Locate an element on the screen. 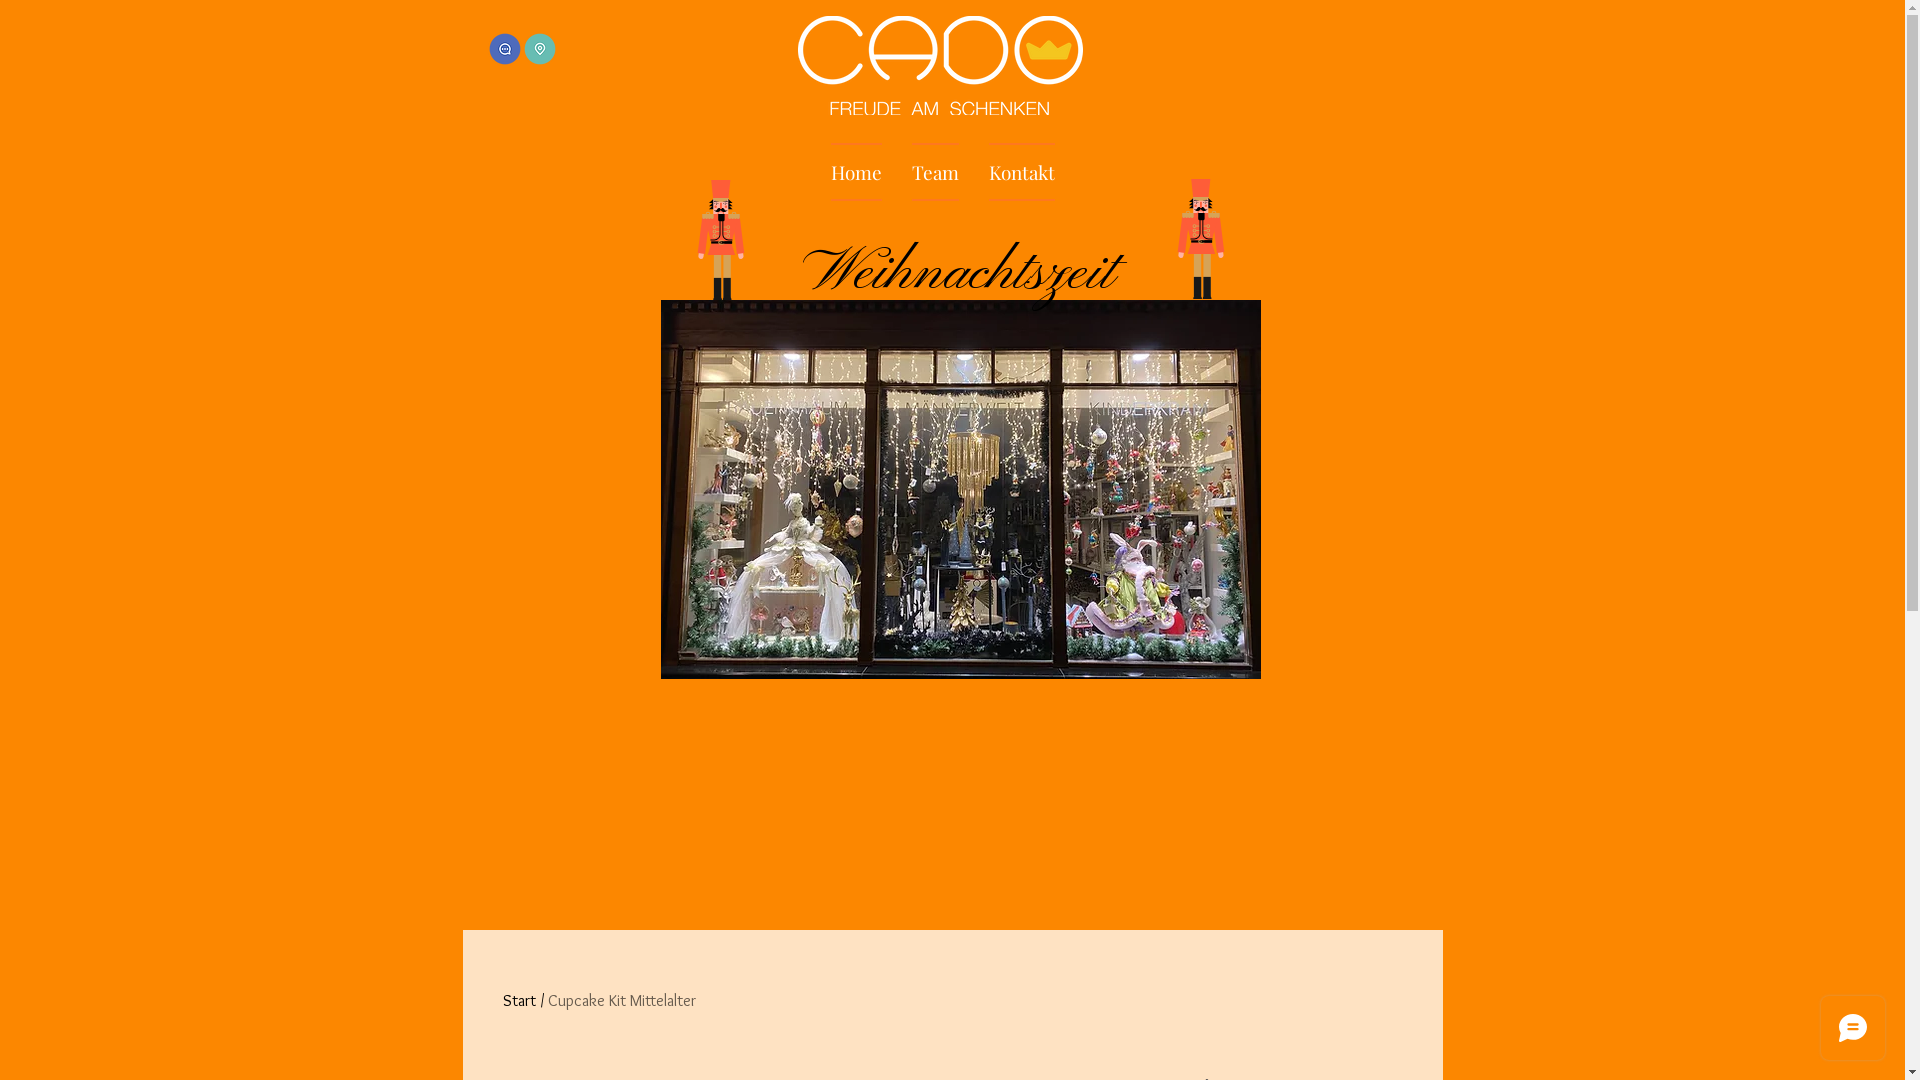 The height and width of the screenshot is (1080, 1920). 'Home' is located at coordinates (830, 171).